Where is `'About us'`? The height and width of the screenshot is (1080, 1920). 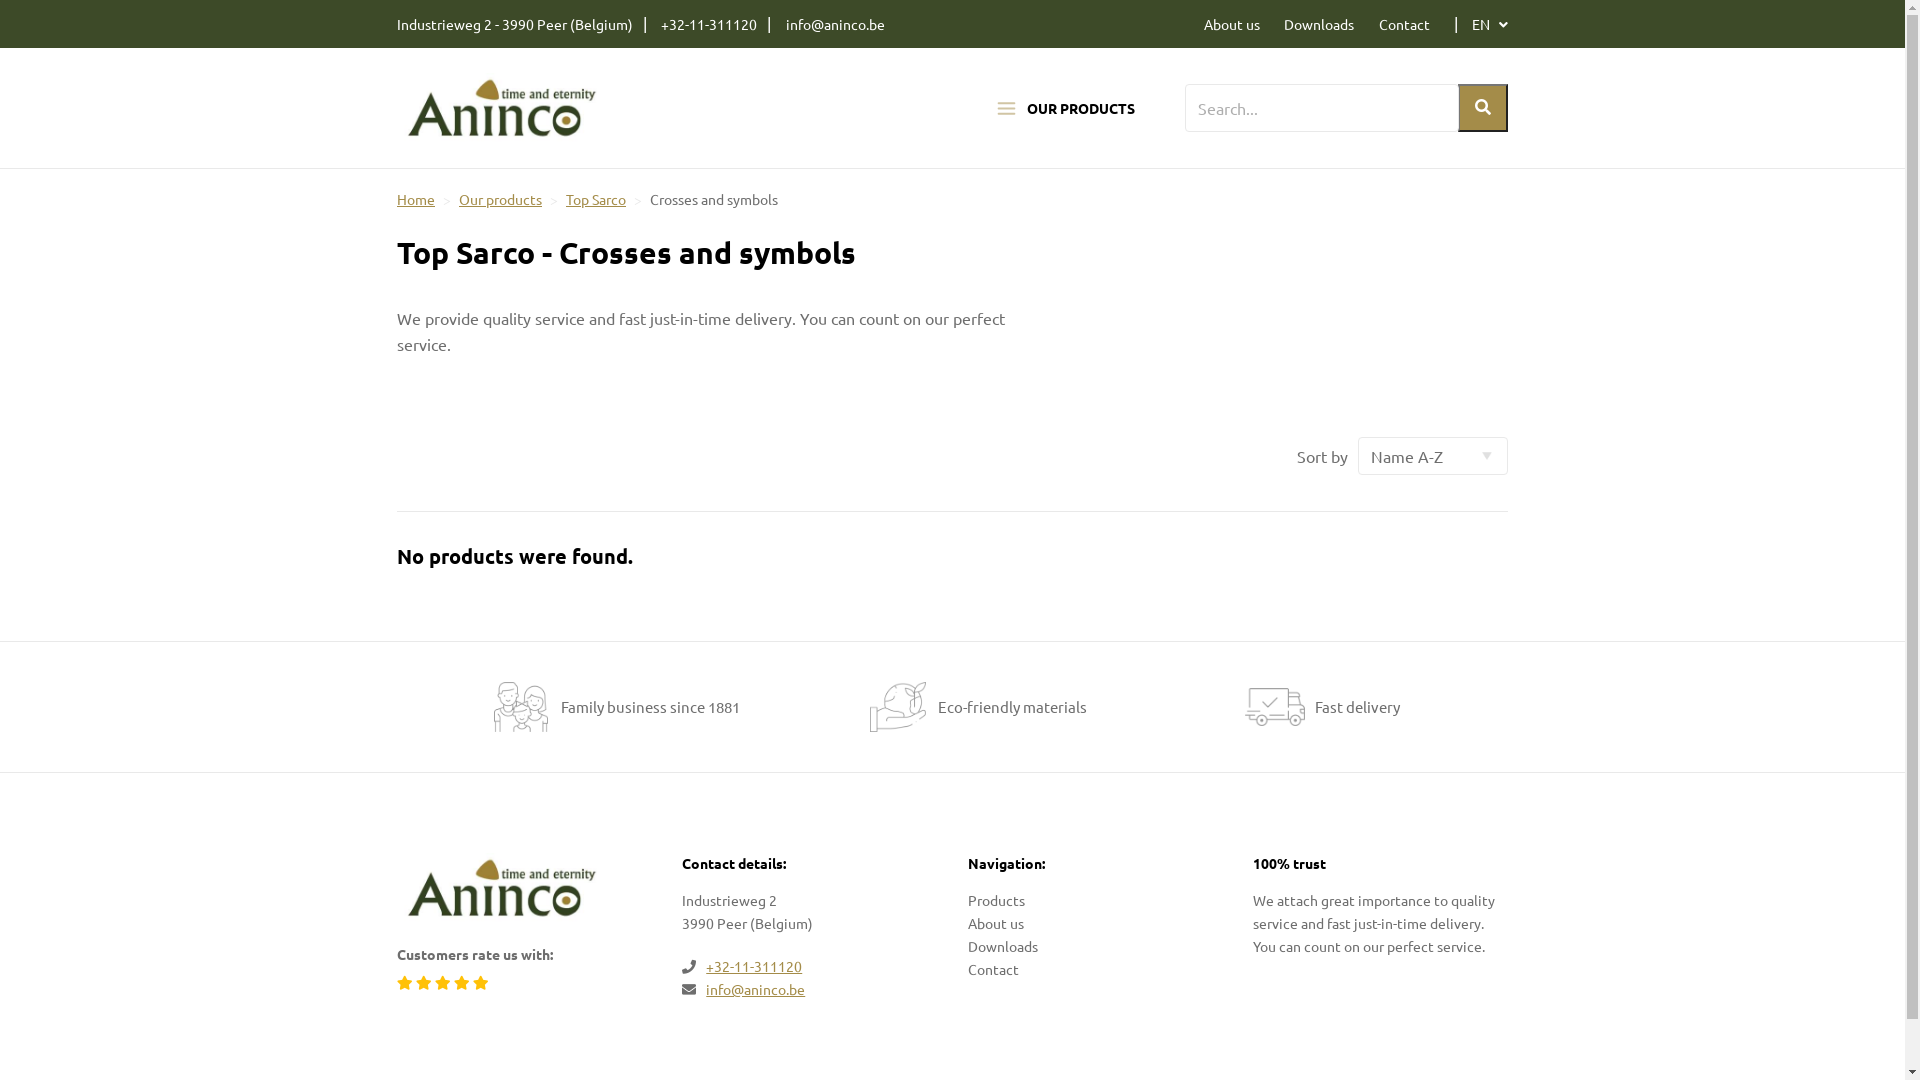 'About us' is located at coordinates (1231, 23).